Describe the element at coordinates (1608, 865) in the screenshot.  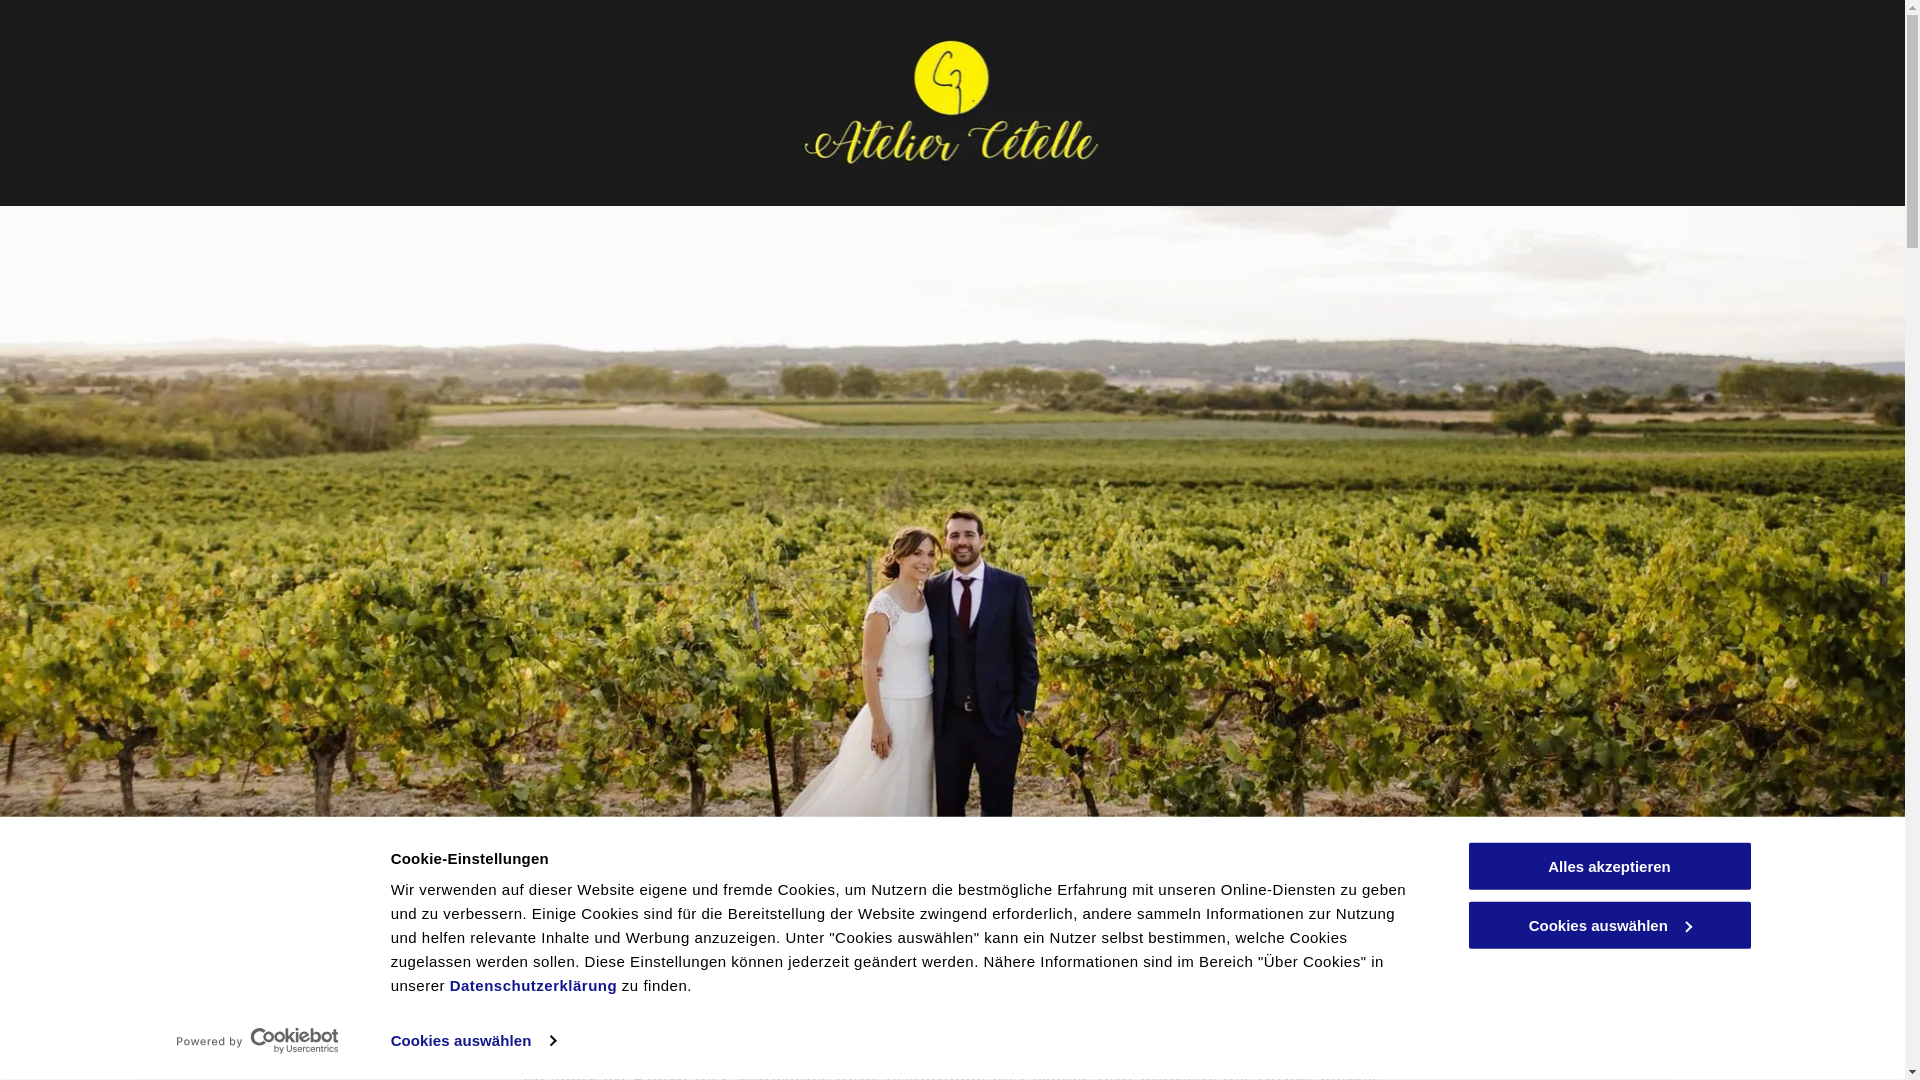
I see `'Alles akzeptieren'` at that location.